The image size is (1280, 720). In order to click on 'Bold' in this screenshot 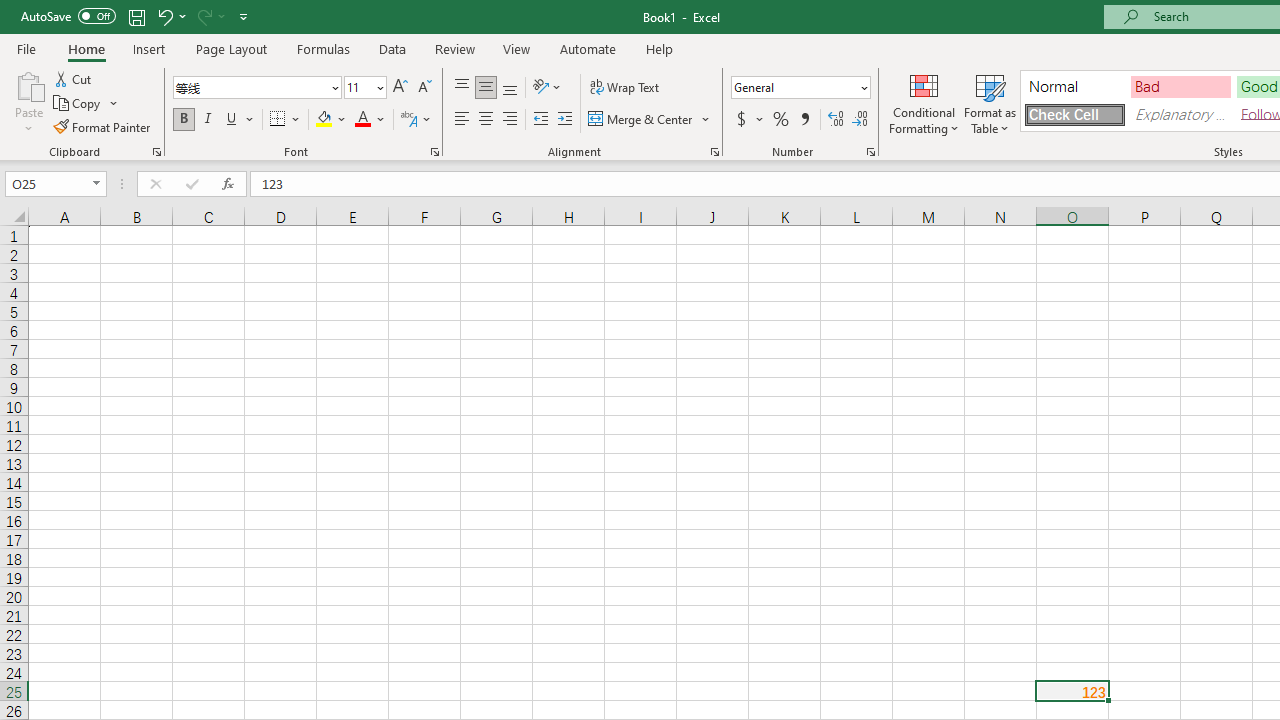, I will do `click(183, 119)`.